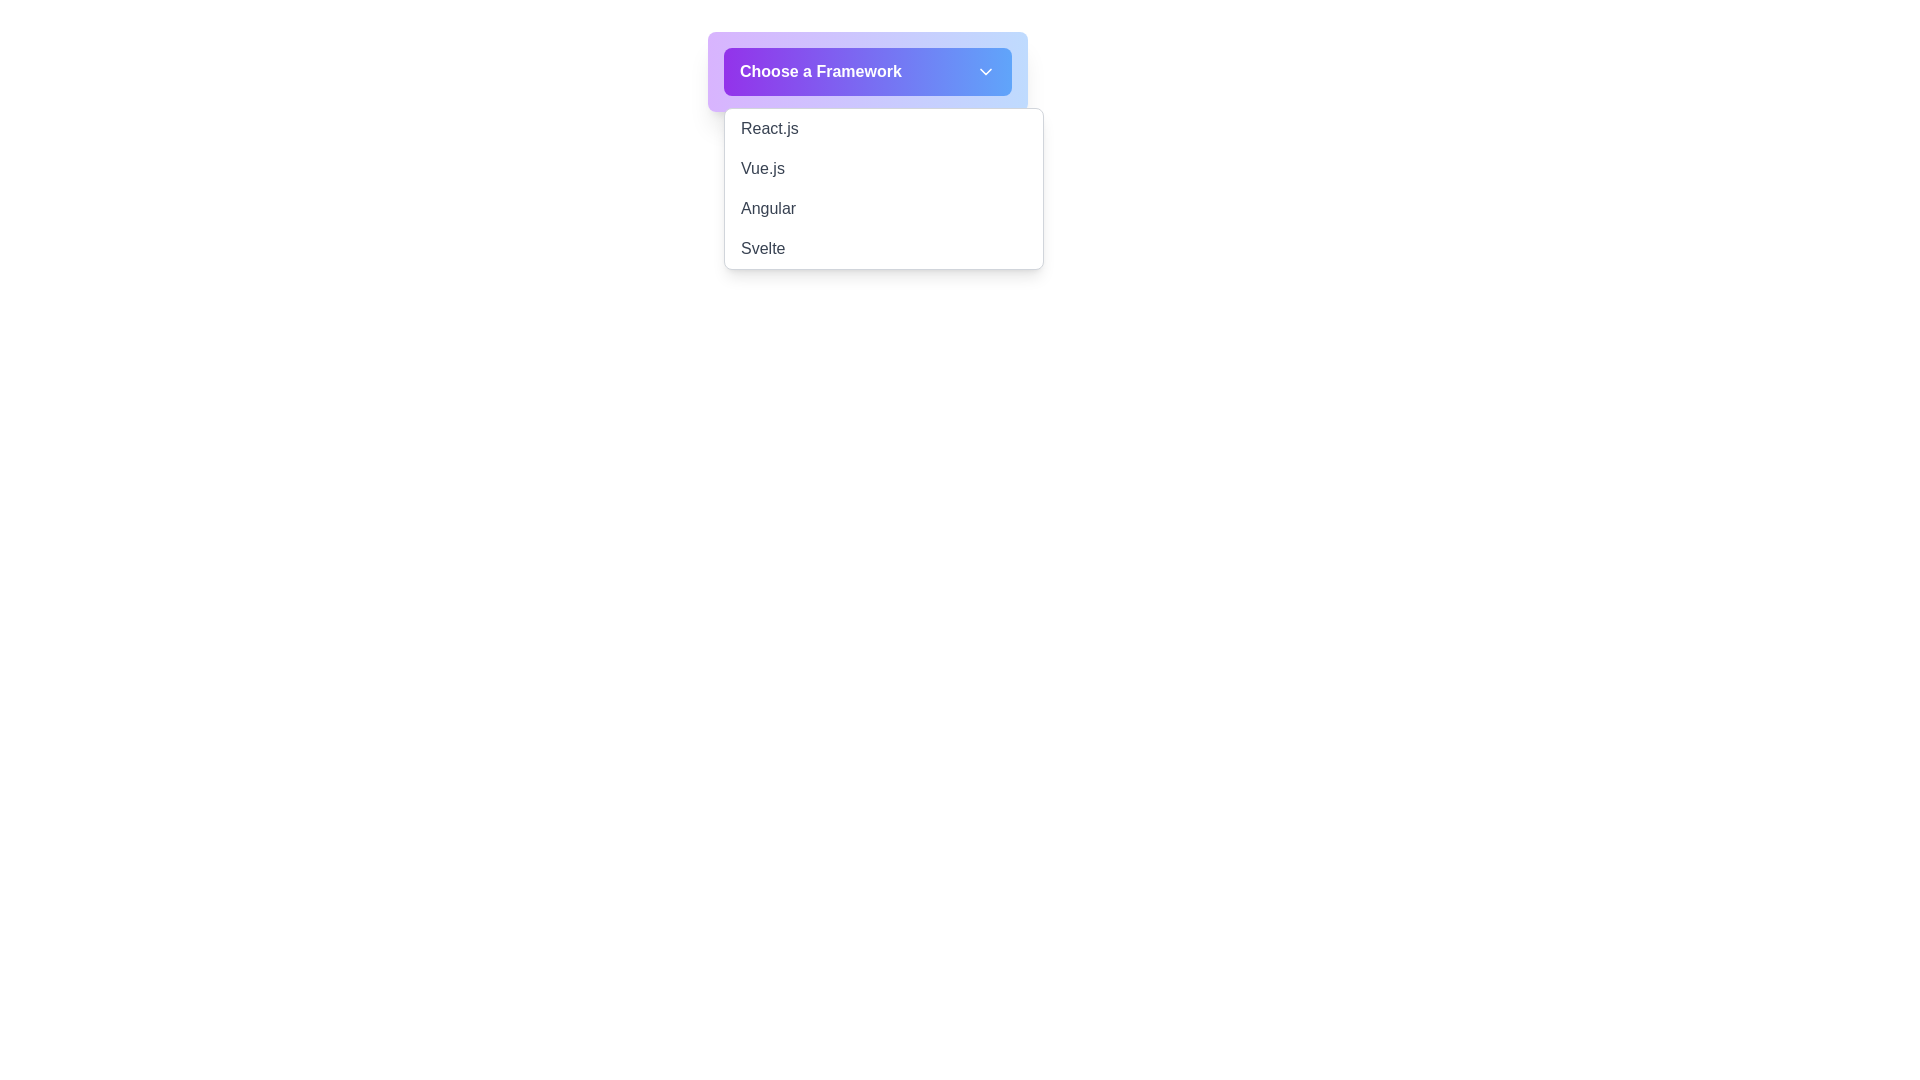  I want to click on the dropdown menu that presents options for selecting a framework: 'React.js', 'Vue.js', 'Angular', and 'Svelte', so click(882, 189).